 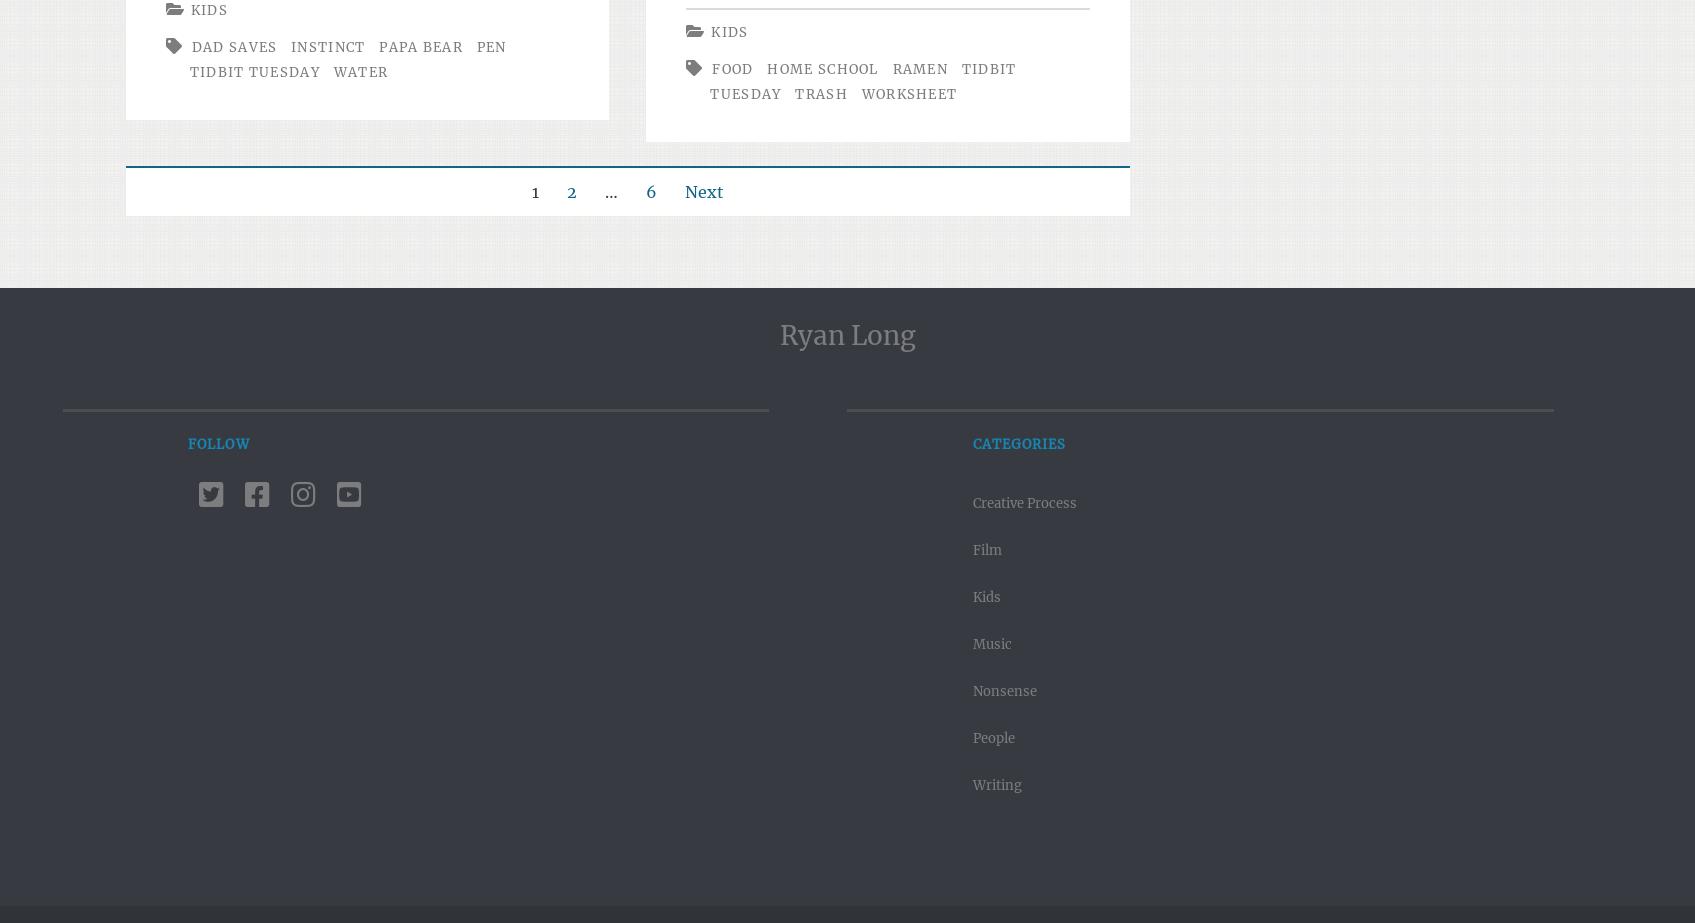 I want to click on 'Categories', so click(x=1018, y=443).